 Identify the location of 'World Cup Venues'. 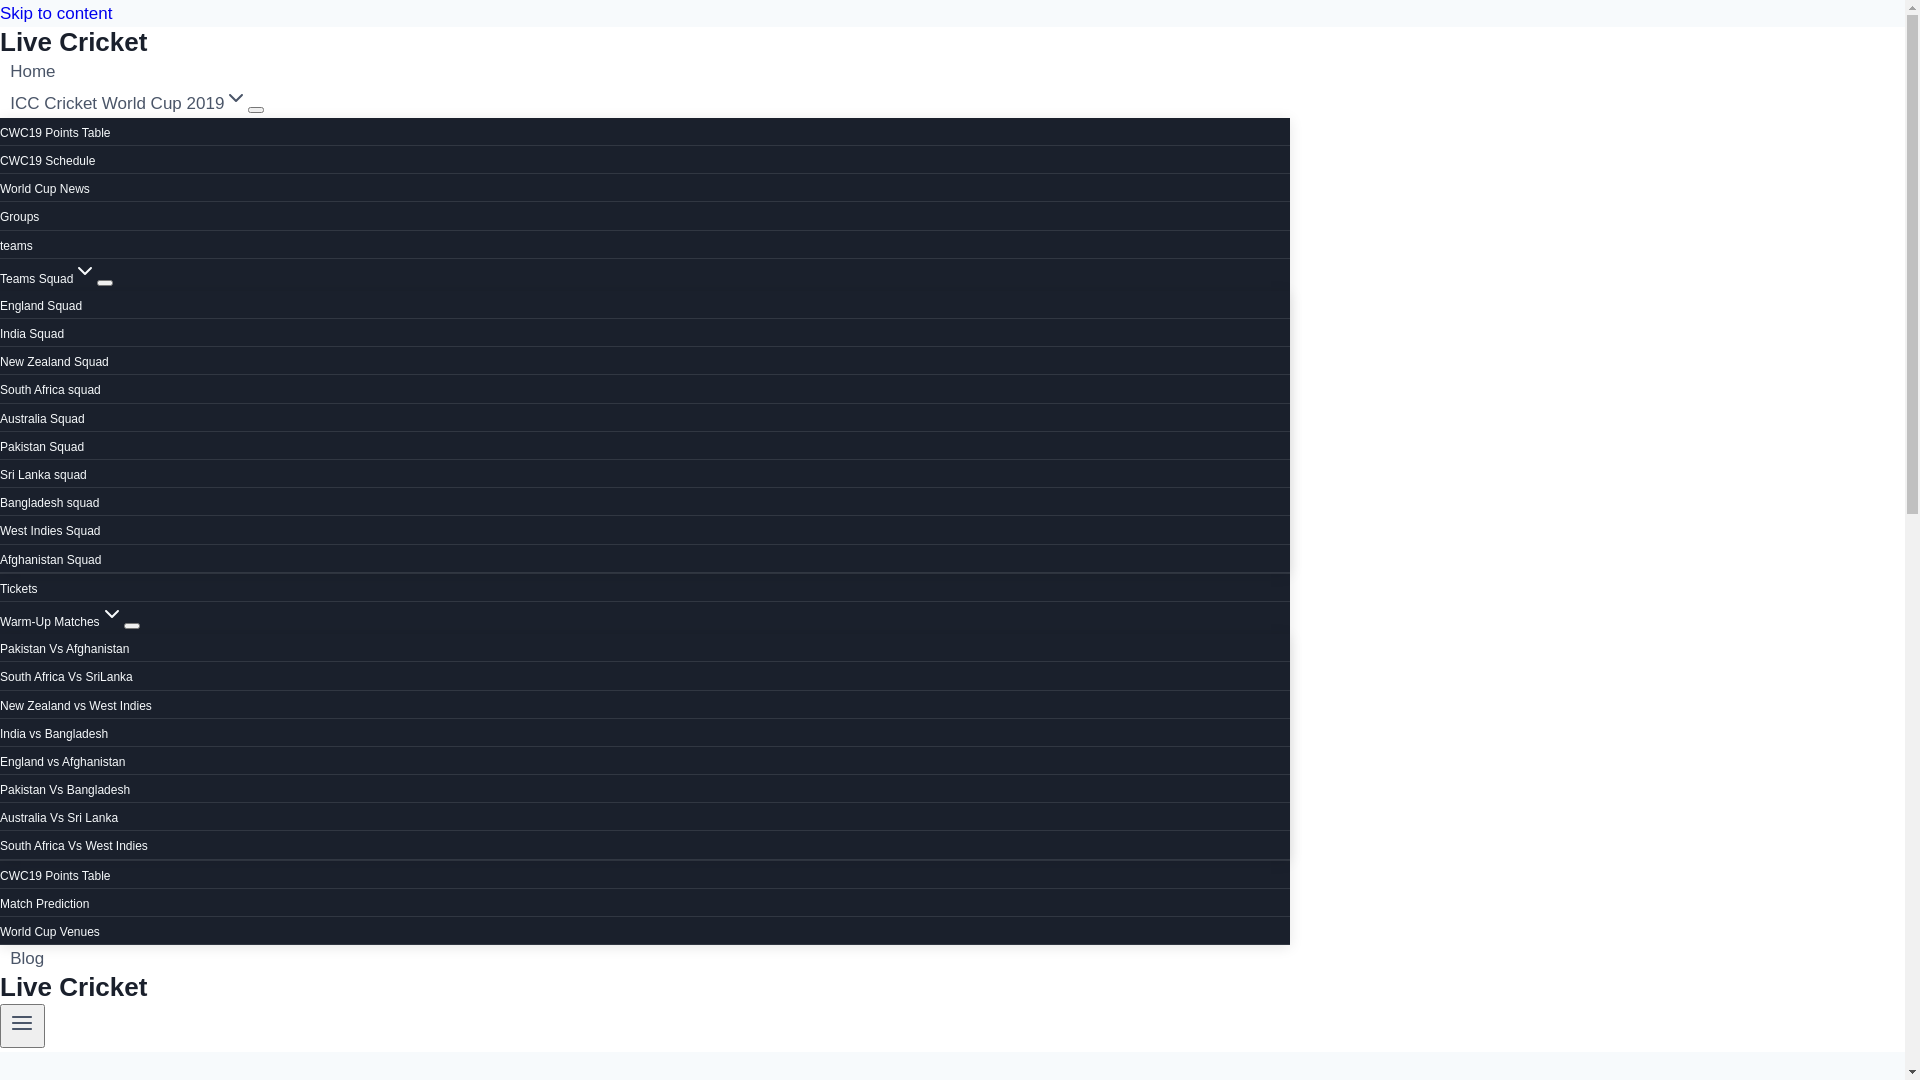
(49, 932).